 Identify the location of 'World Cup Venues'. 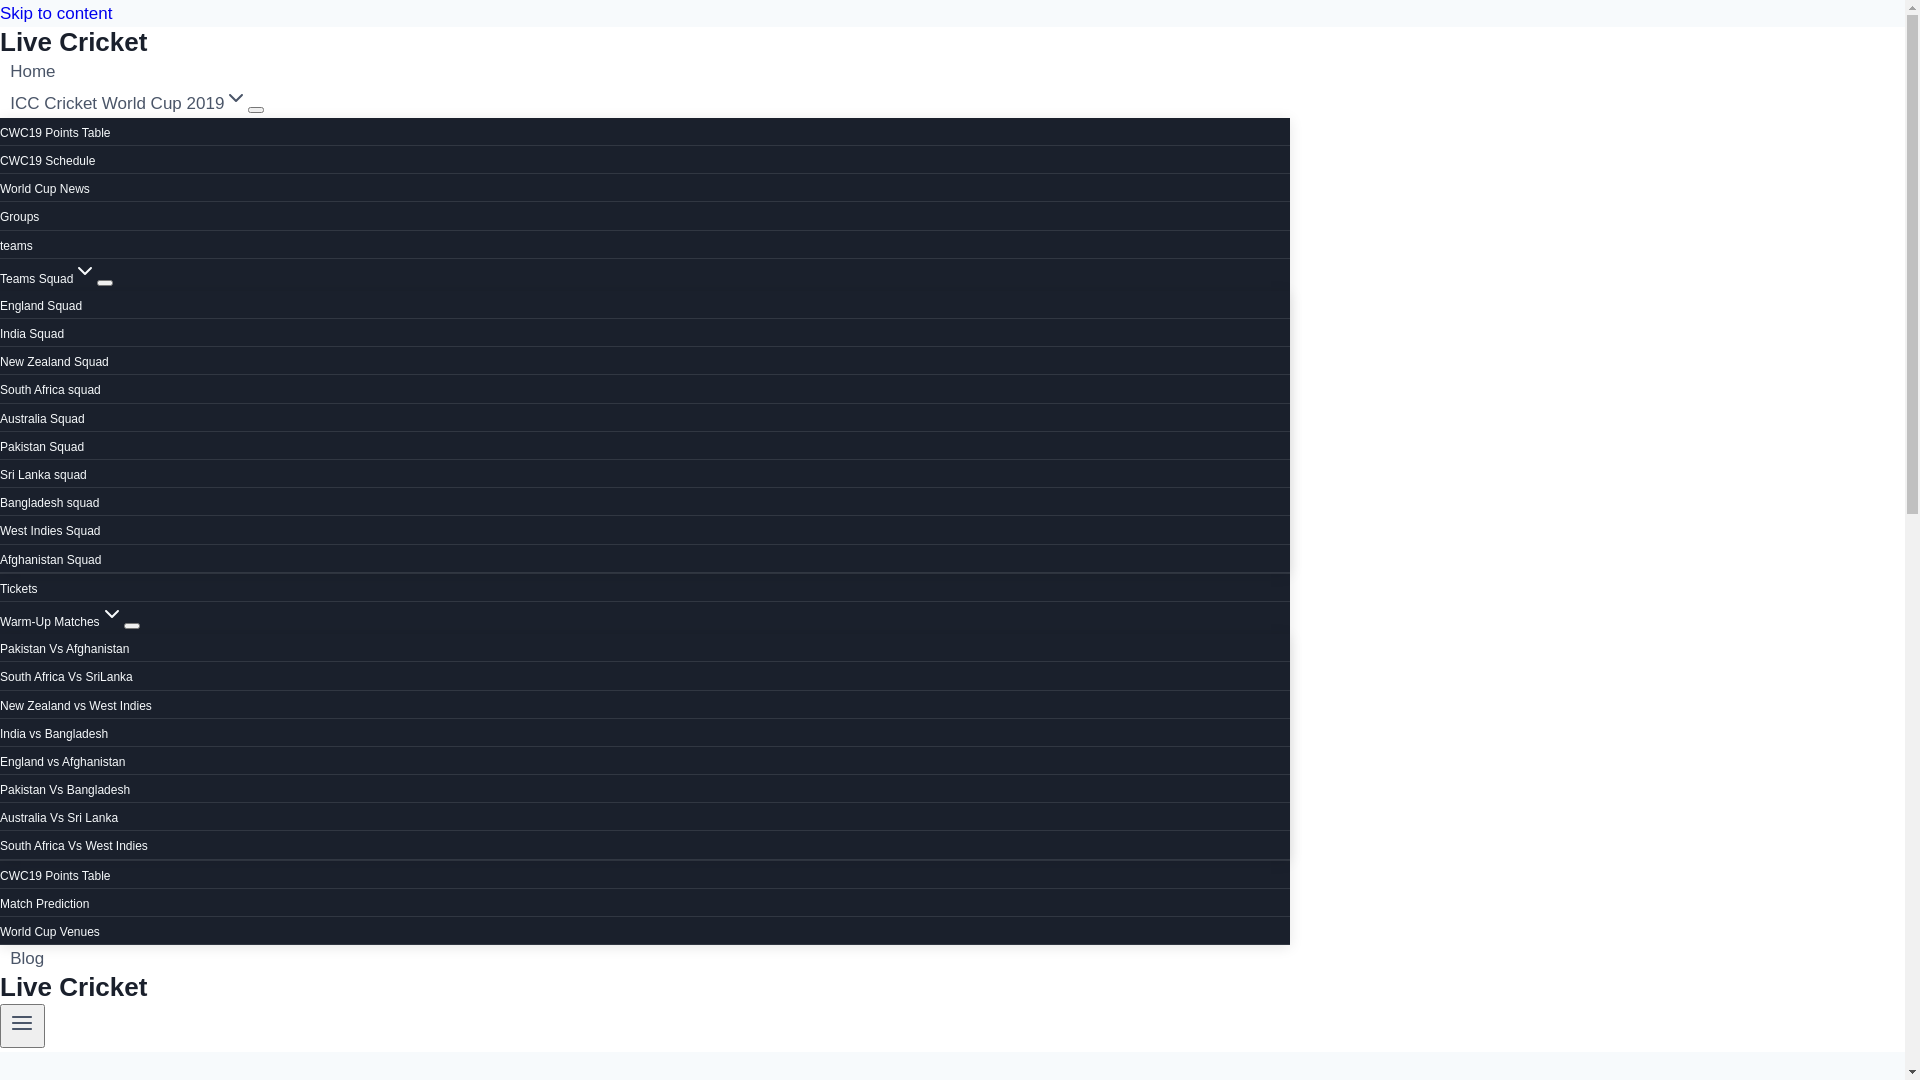
(49, 932).